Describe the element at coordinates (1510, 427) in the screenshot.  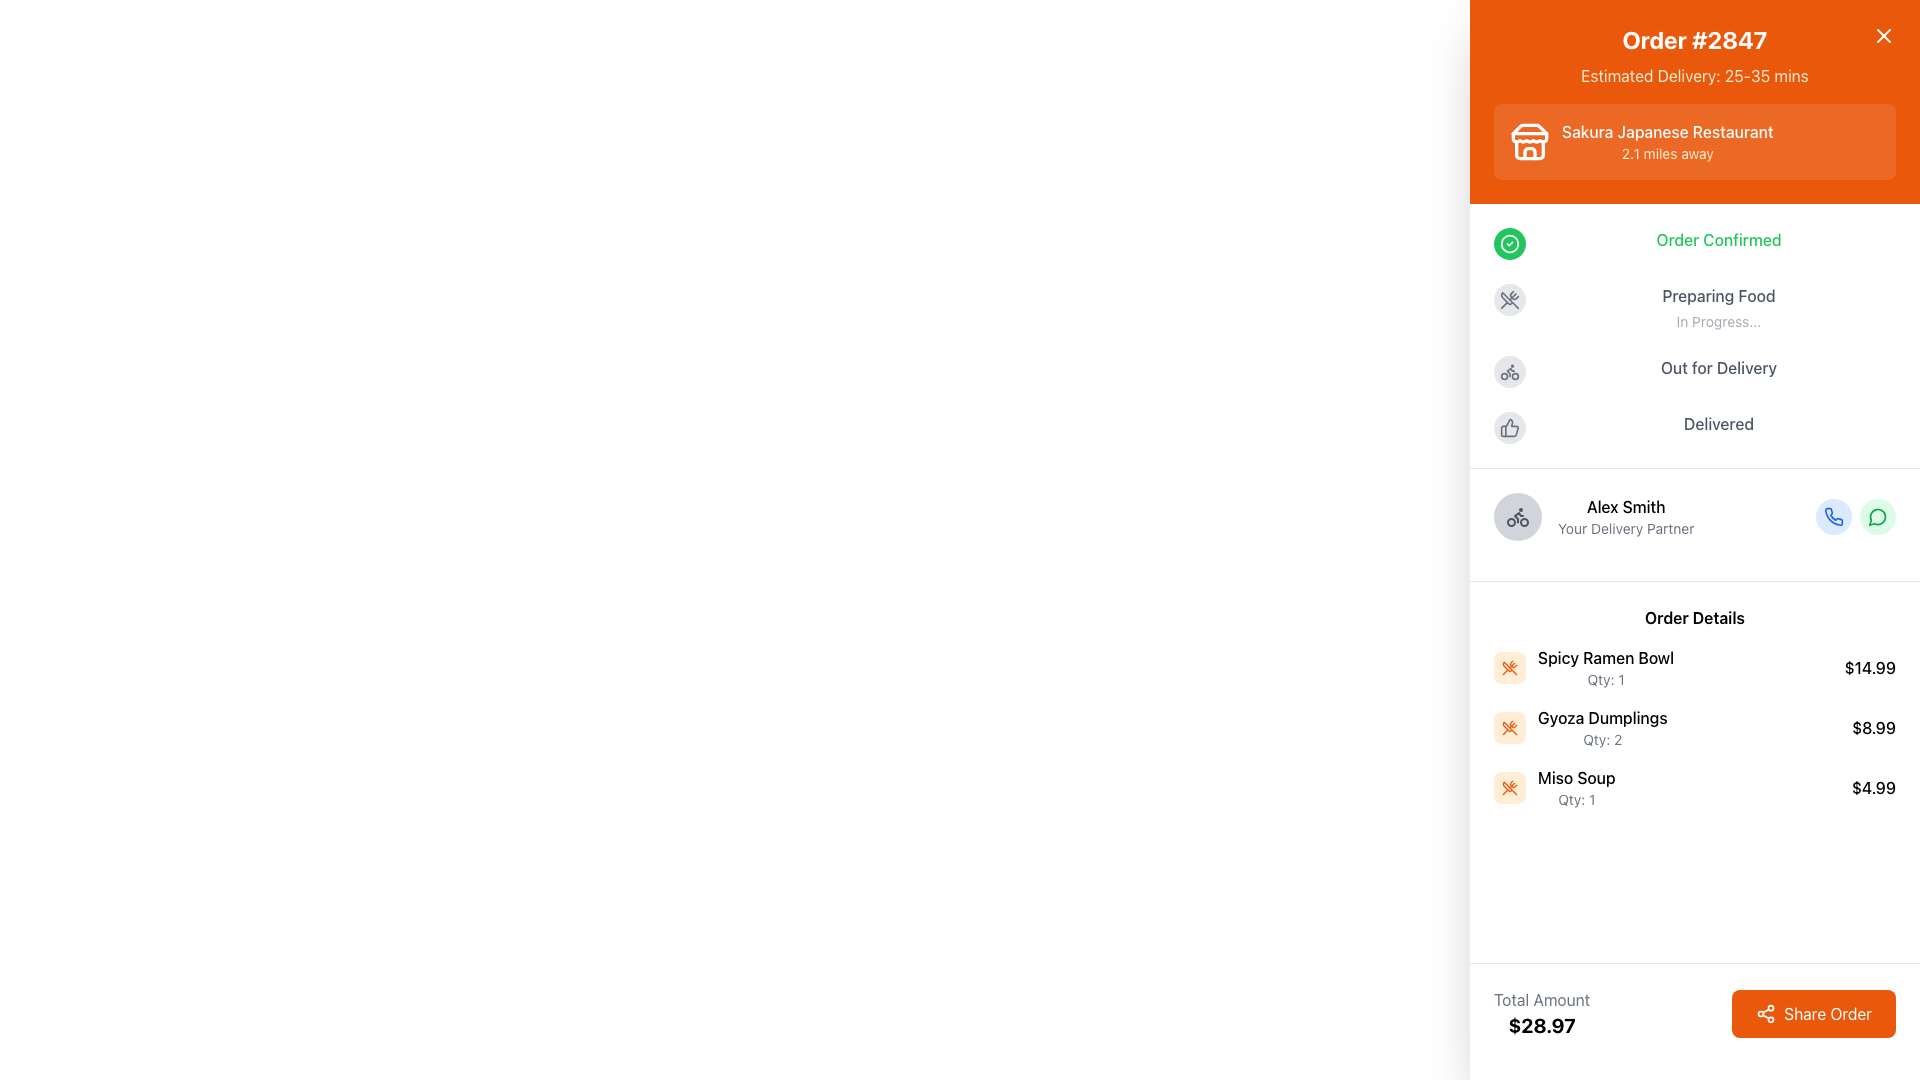
I see `the thumbs-up icon button that indicates completed delivery status, positioned to the left of the 'Delivered' text` at that location.